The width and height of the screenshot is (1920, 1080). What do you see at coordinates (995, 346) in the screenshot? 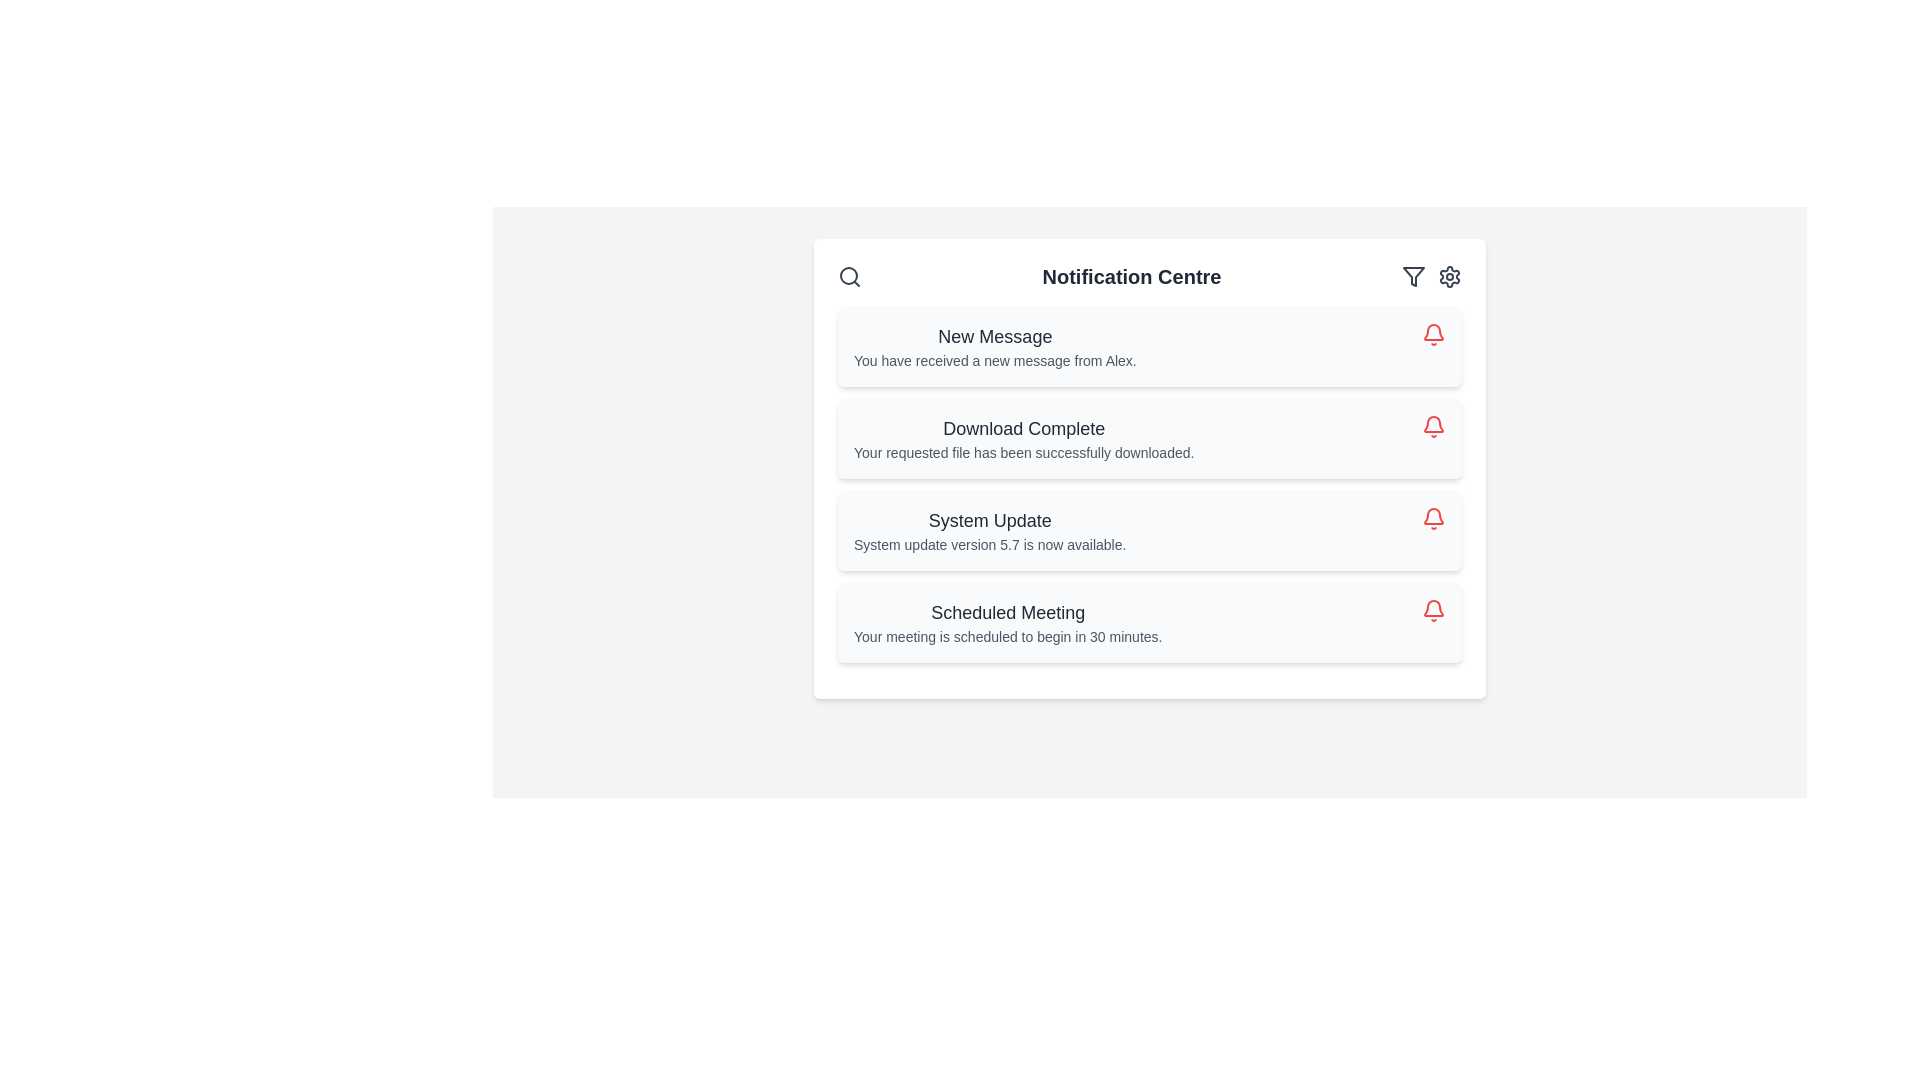
I see `the Notification Item that informs the user about a new message from 'Alex'` at bounding box center [995, 346].